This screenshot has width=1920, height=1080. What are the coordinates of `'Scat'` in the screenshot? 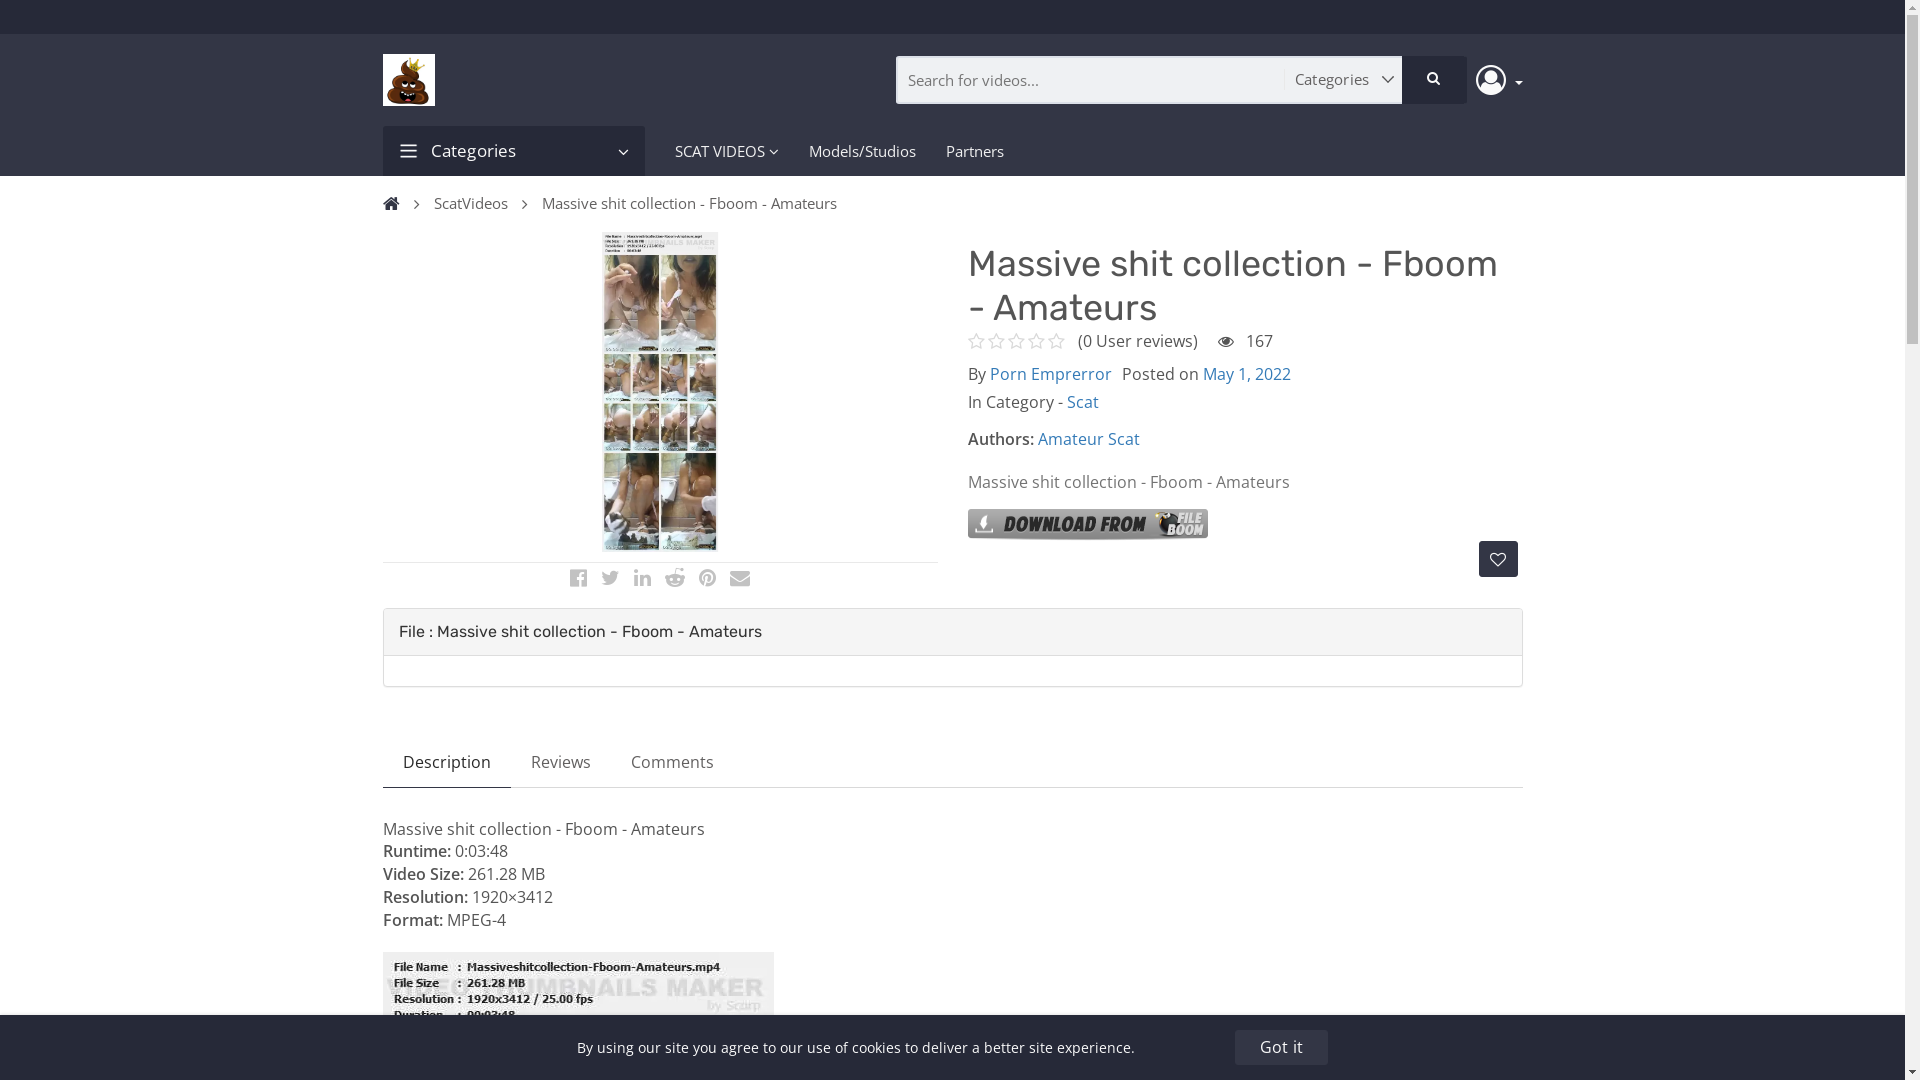 It's located at (1080, 401).